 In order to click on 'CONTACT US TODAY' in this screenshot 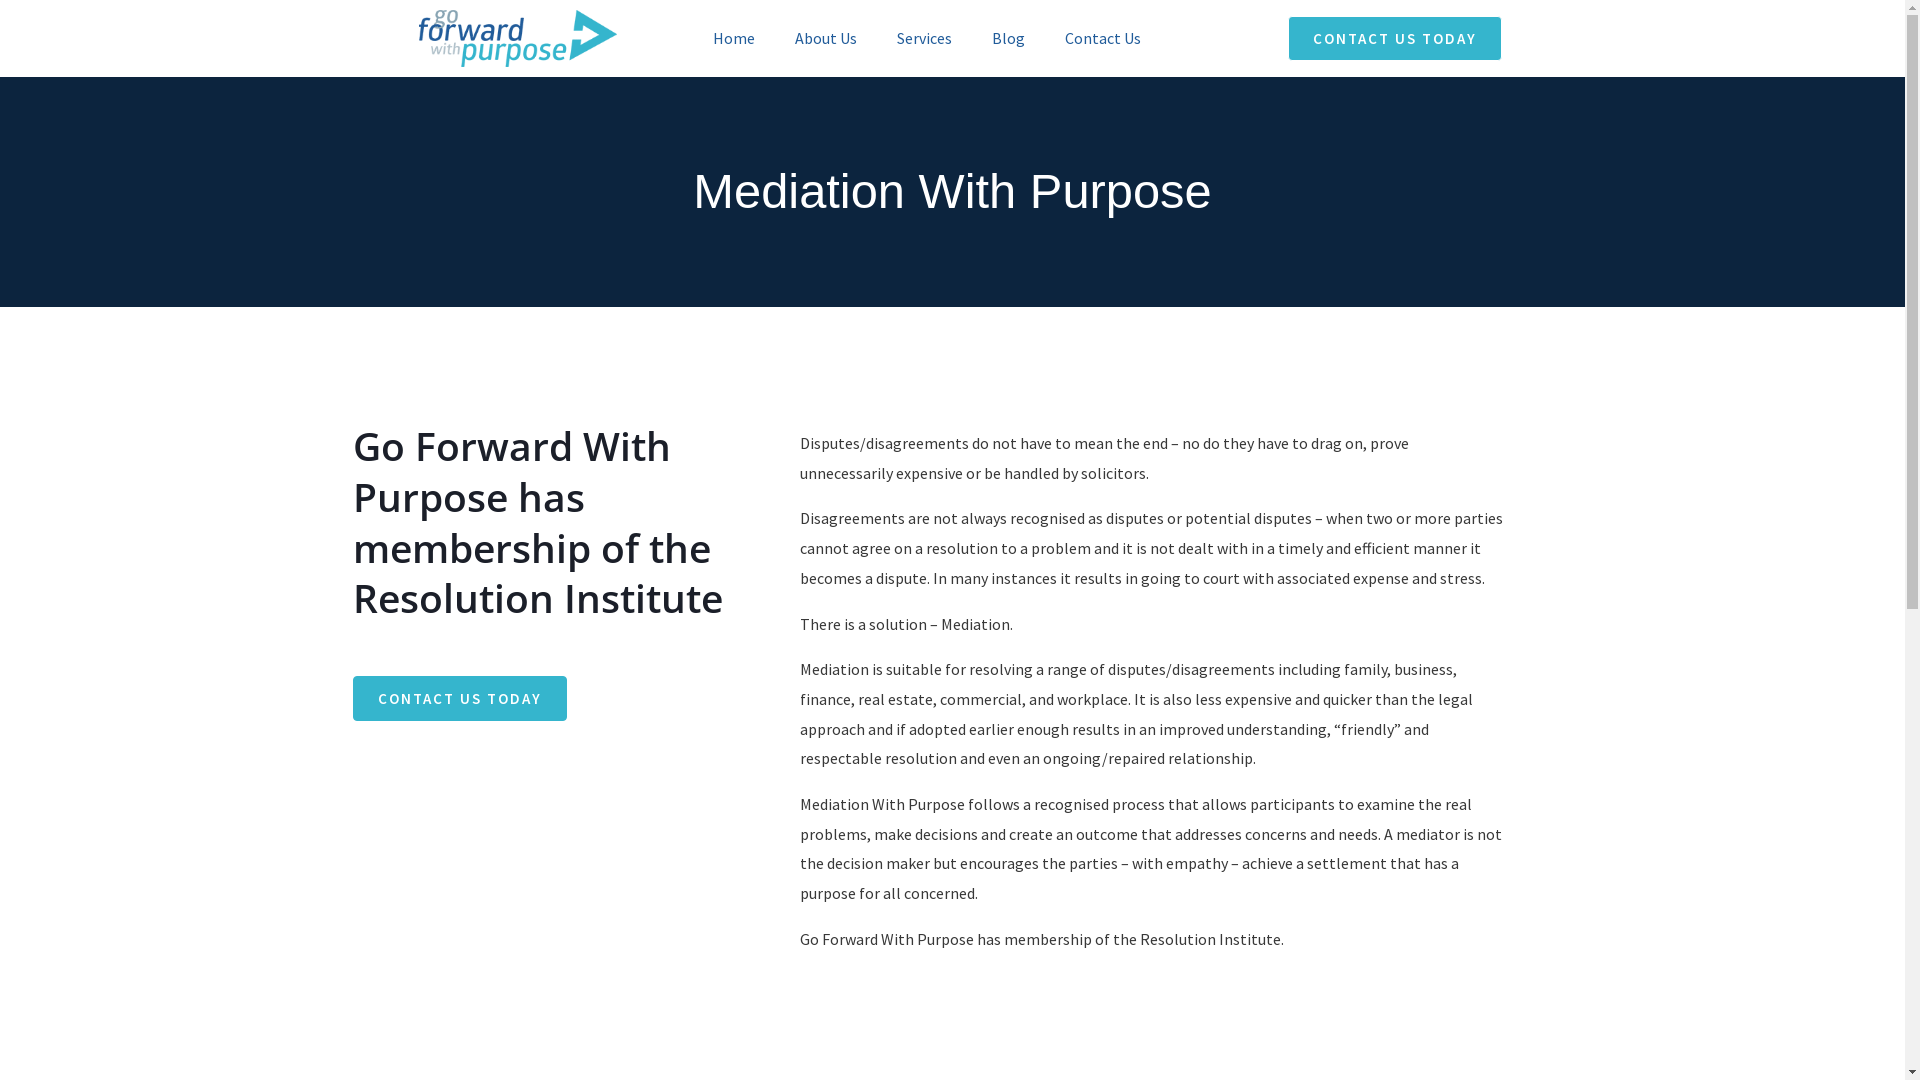, I will do `click(1287, 38)`.